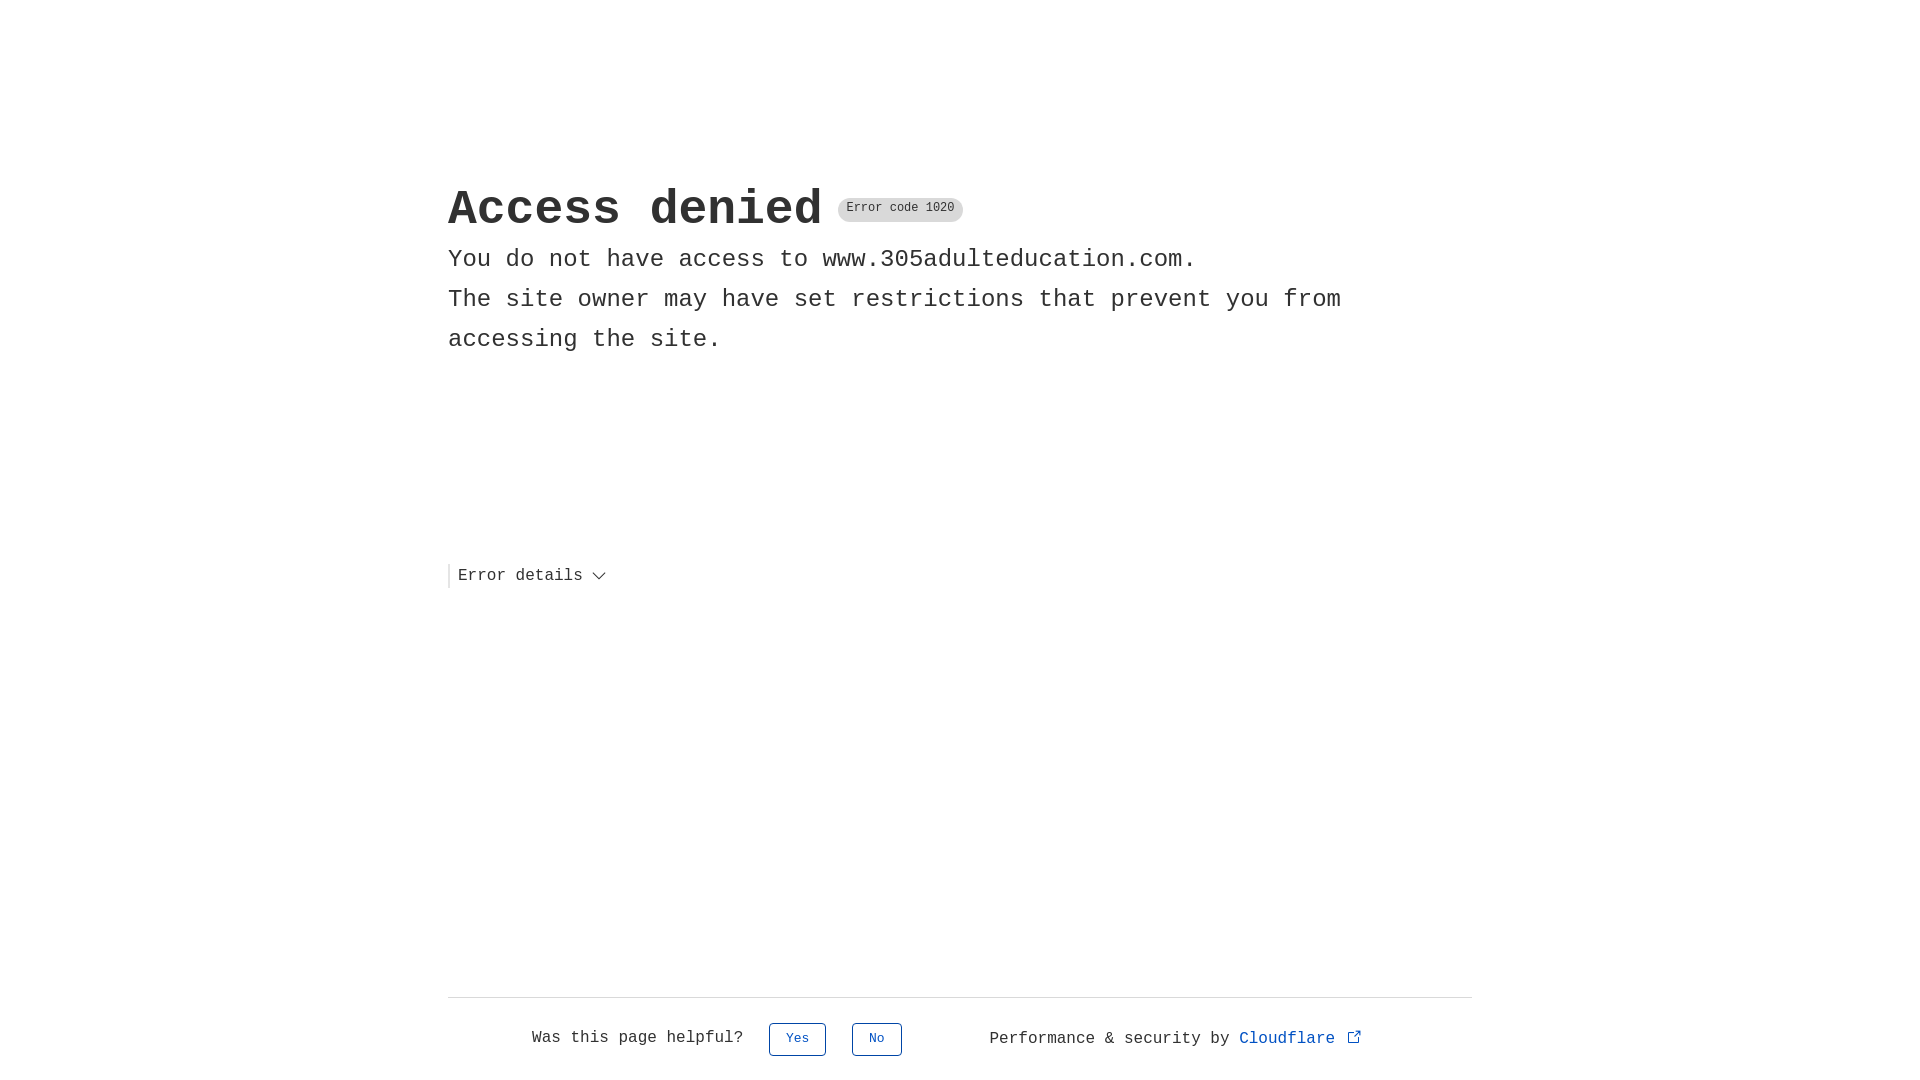  Describe the element at coordinates (1301, 1037) in the screenshot. I see `'Cloudflare'` at that location.